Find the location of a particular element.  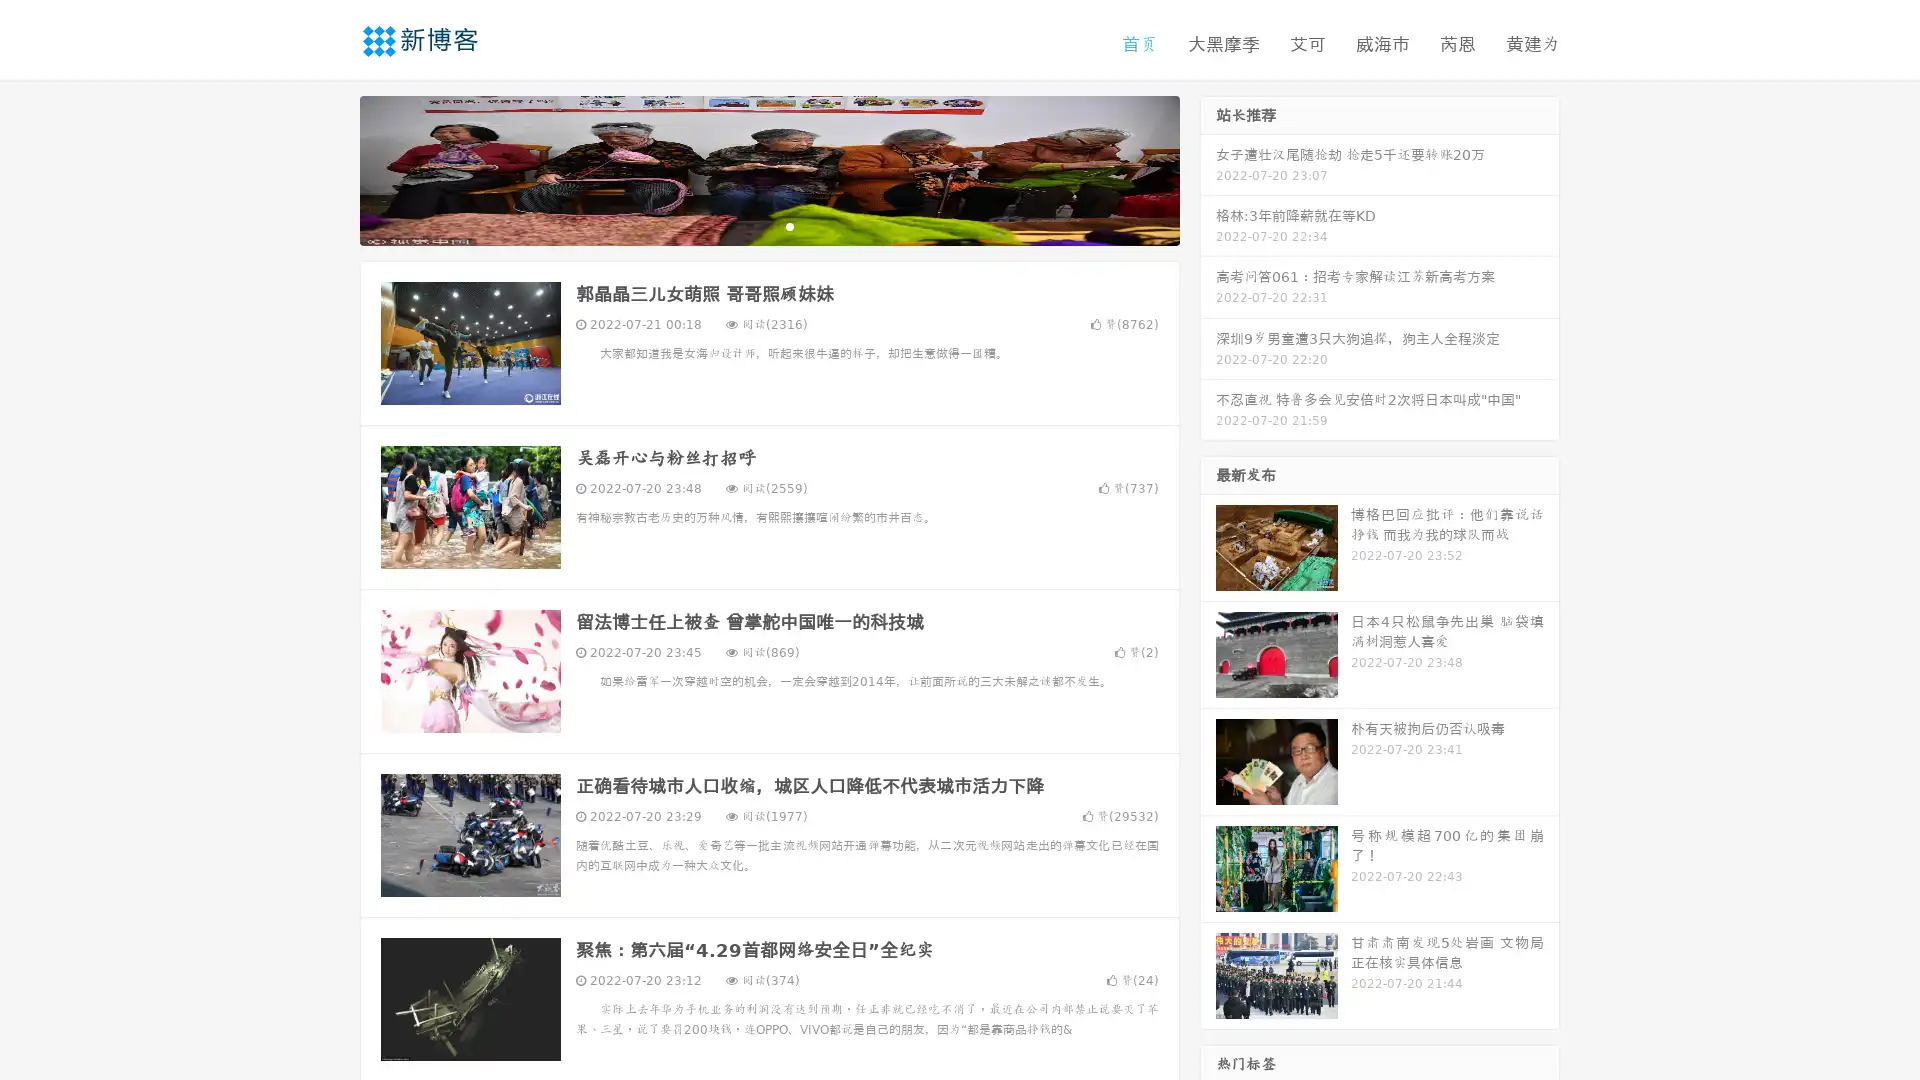

Go to slide 1 is located at coordinates (748, 225).